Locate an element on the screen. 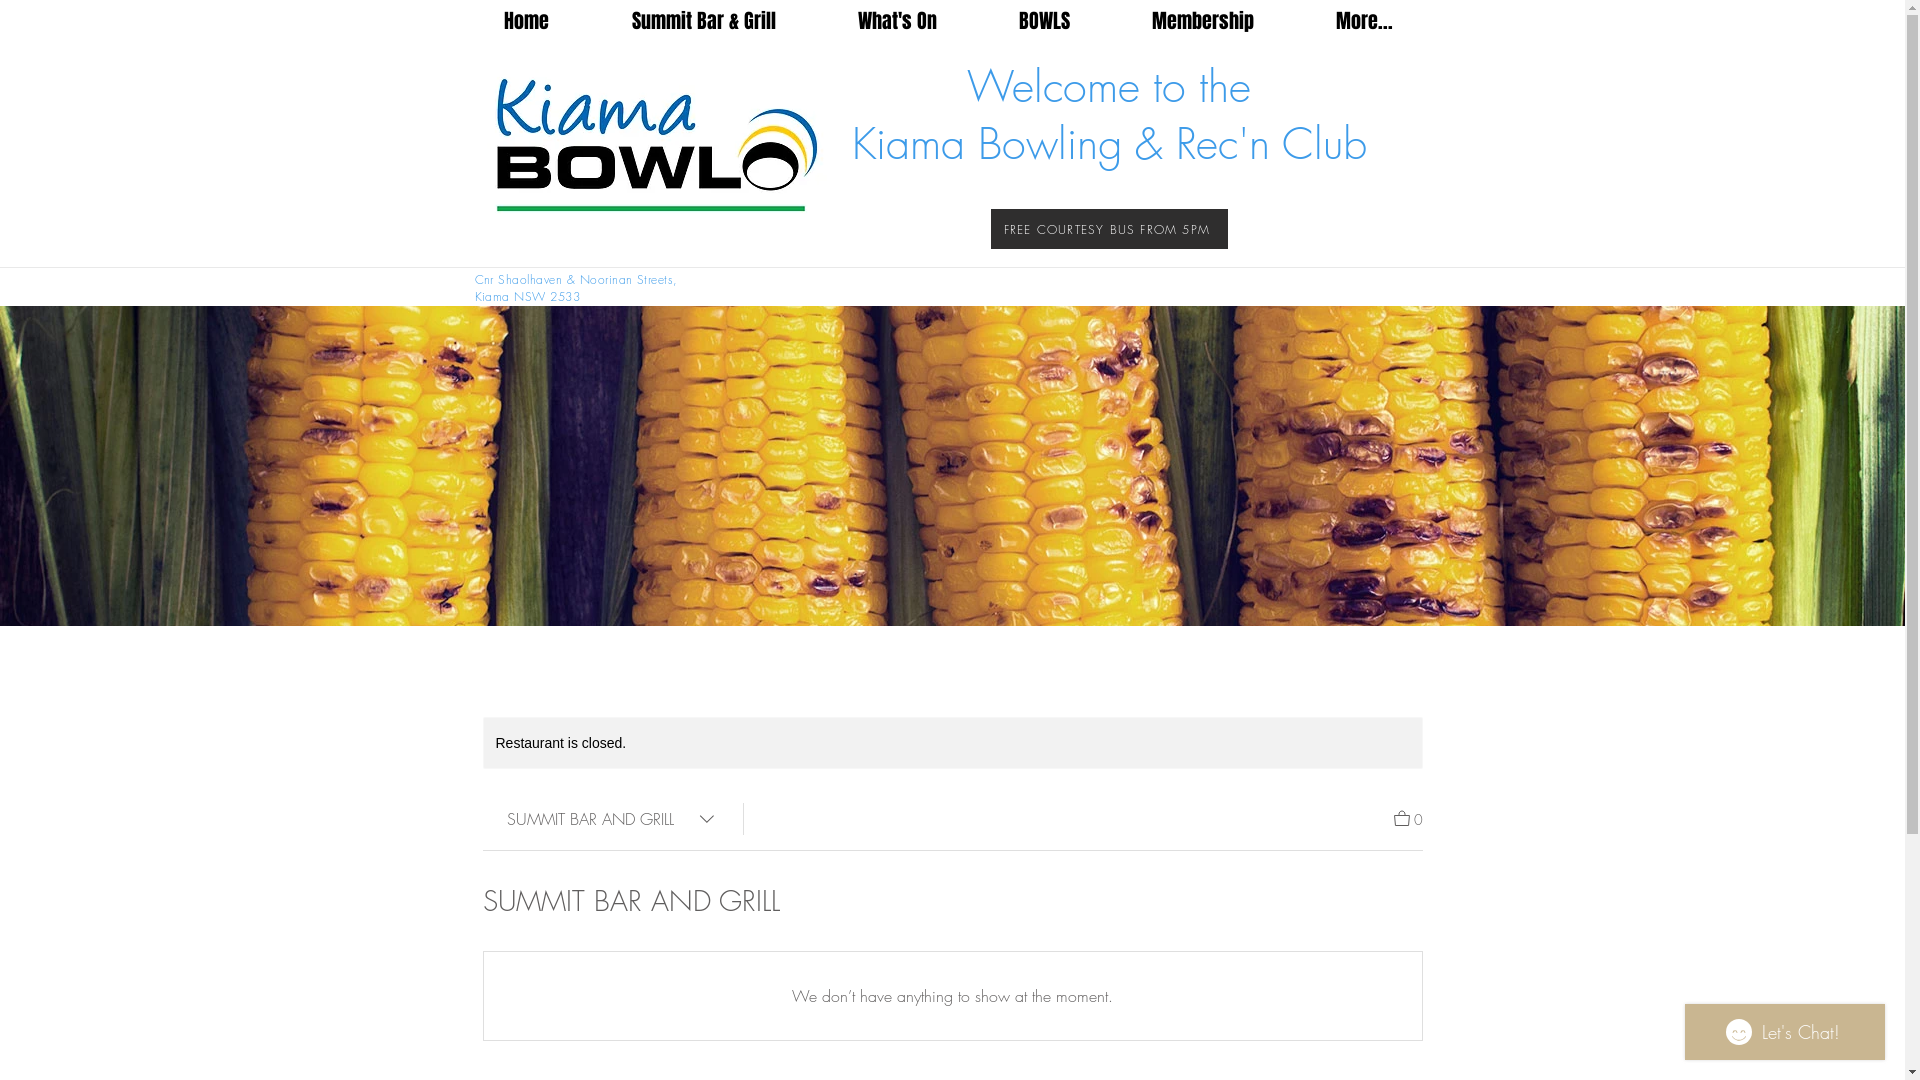 This screenshot has width=1920, height=1080. 'BOWLS' is located at coordinates (1043, 21).